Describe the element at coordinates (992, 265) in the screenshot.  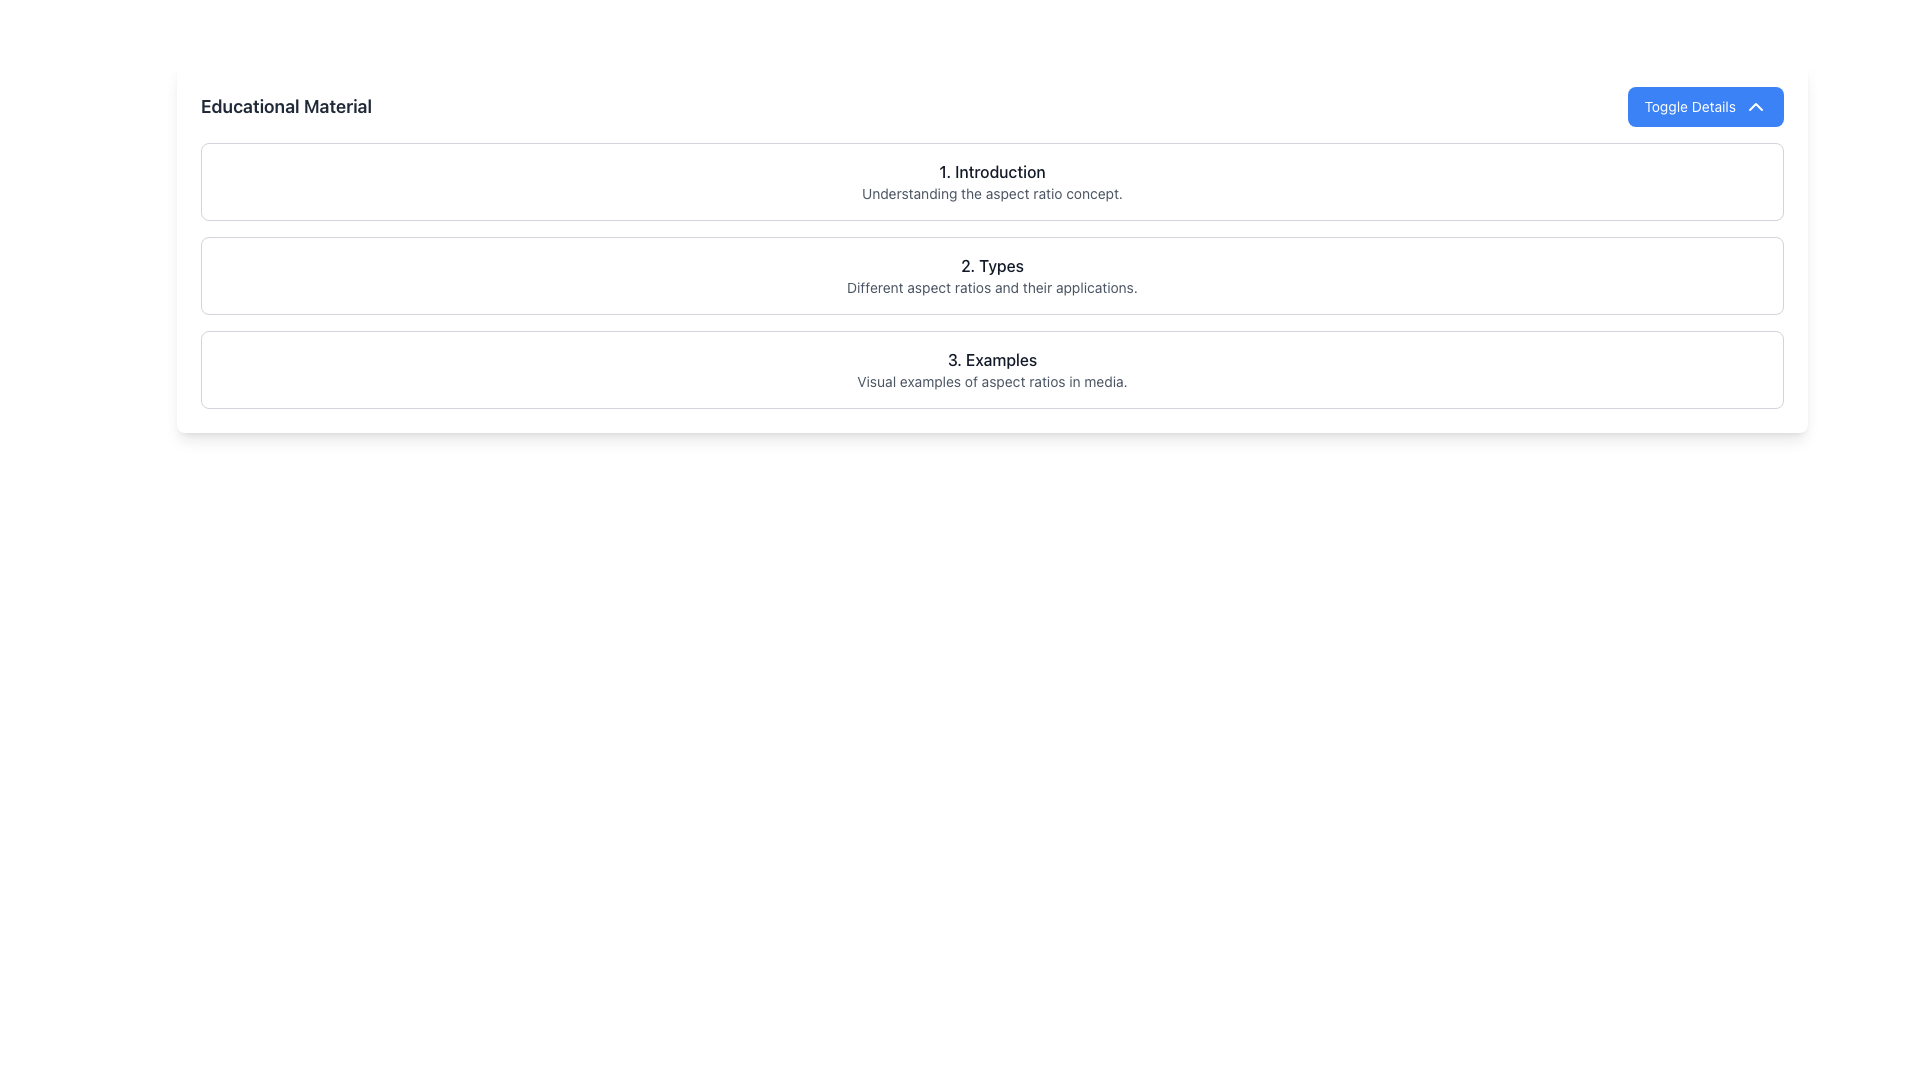
I see `the section heading that provides a title or description, which is the second heading in sequence among similar elements, centrally located above a smaller descriptive text element` at that location.